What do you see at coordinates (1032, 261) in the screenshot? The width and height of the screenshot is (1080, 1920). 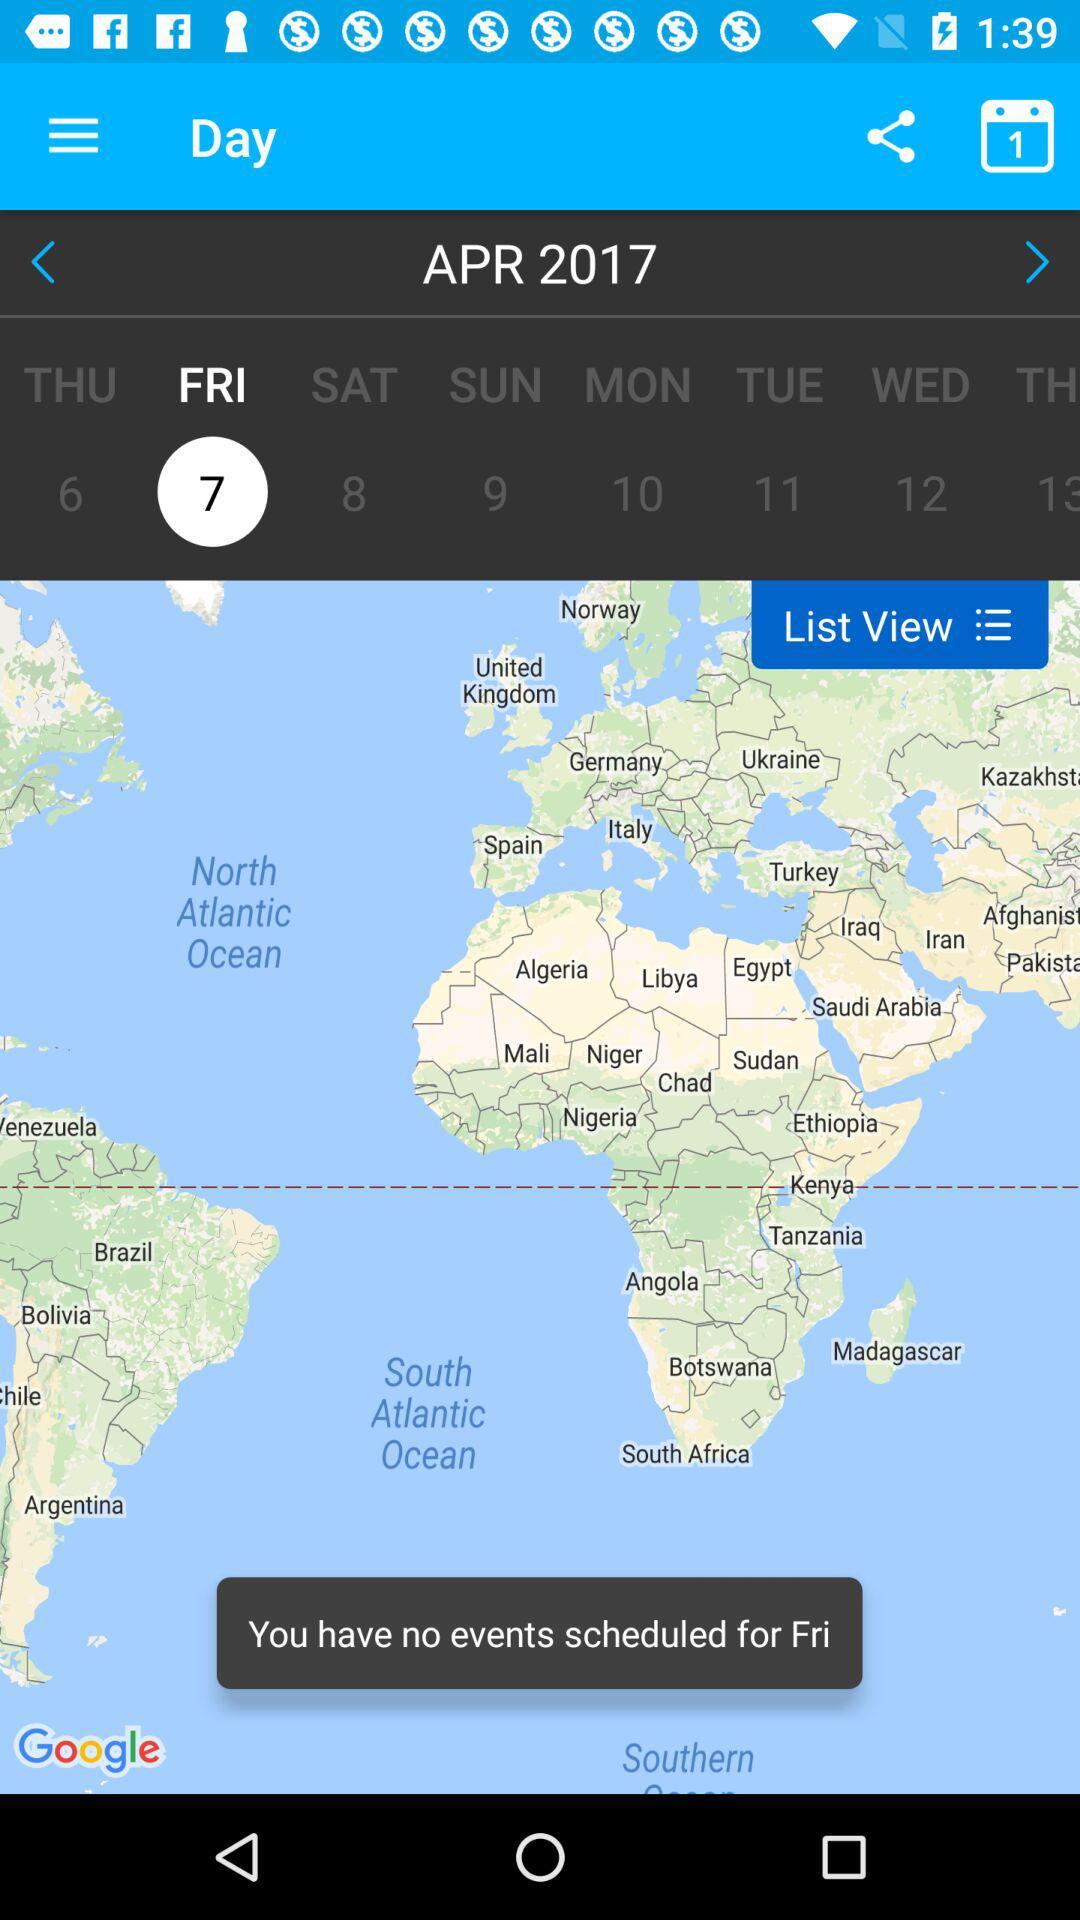 I see `the arrow_forward icon` at bounding box center [1032, 261].